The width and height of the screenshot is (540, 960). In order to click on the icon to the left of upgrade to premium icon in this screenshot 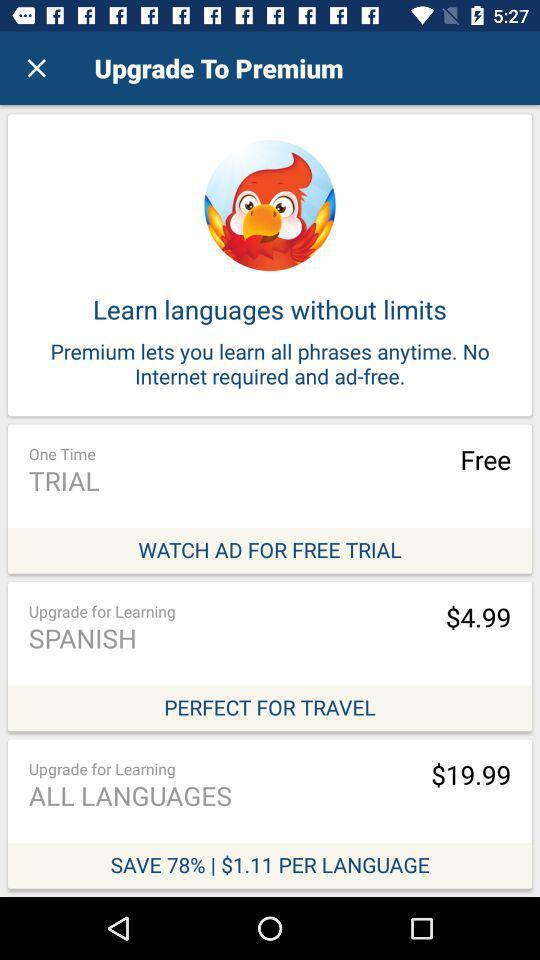, I will do `click(36, 68)`.